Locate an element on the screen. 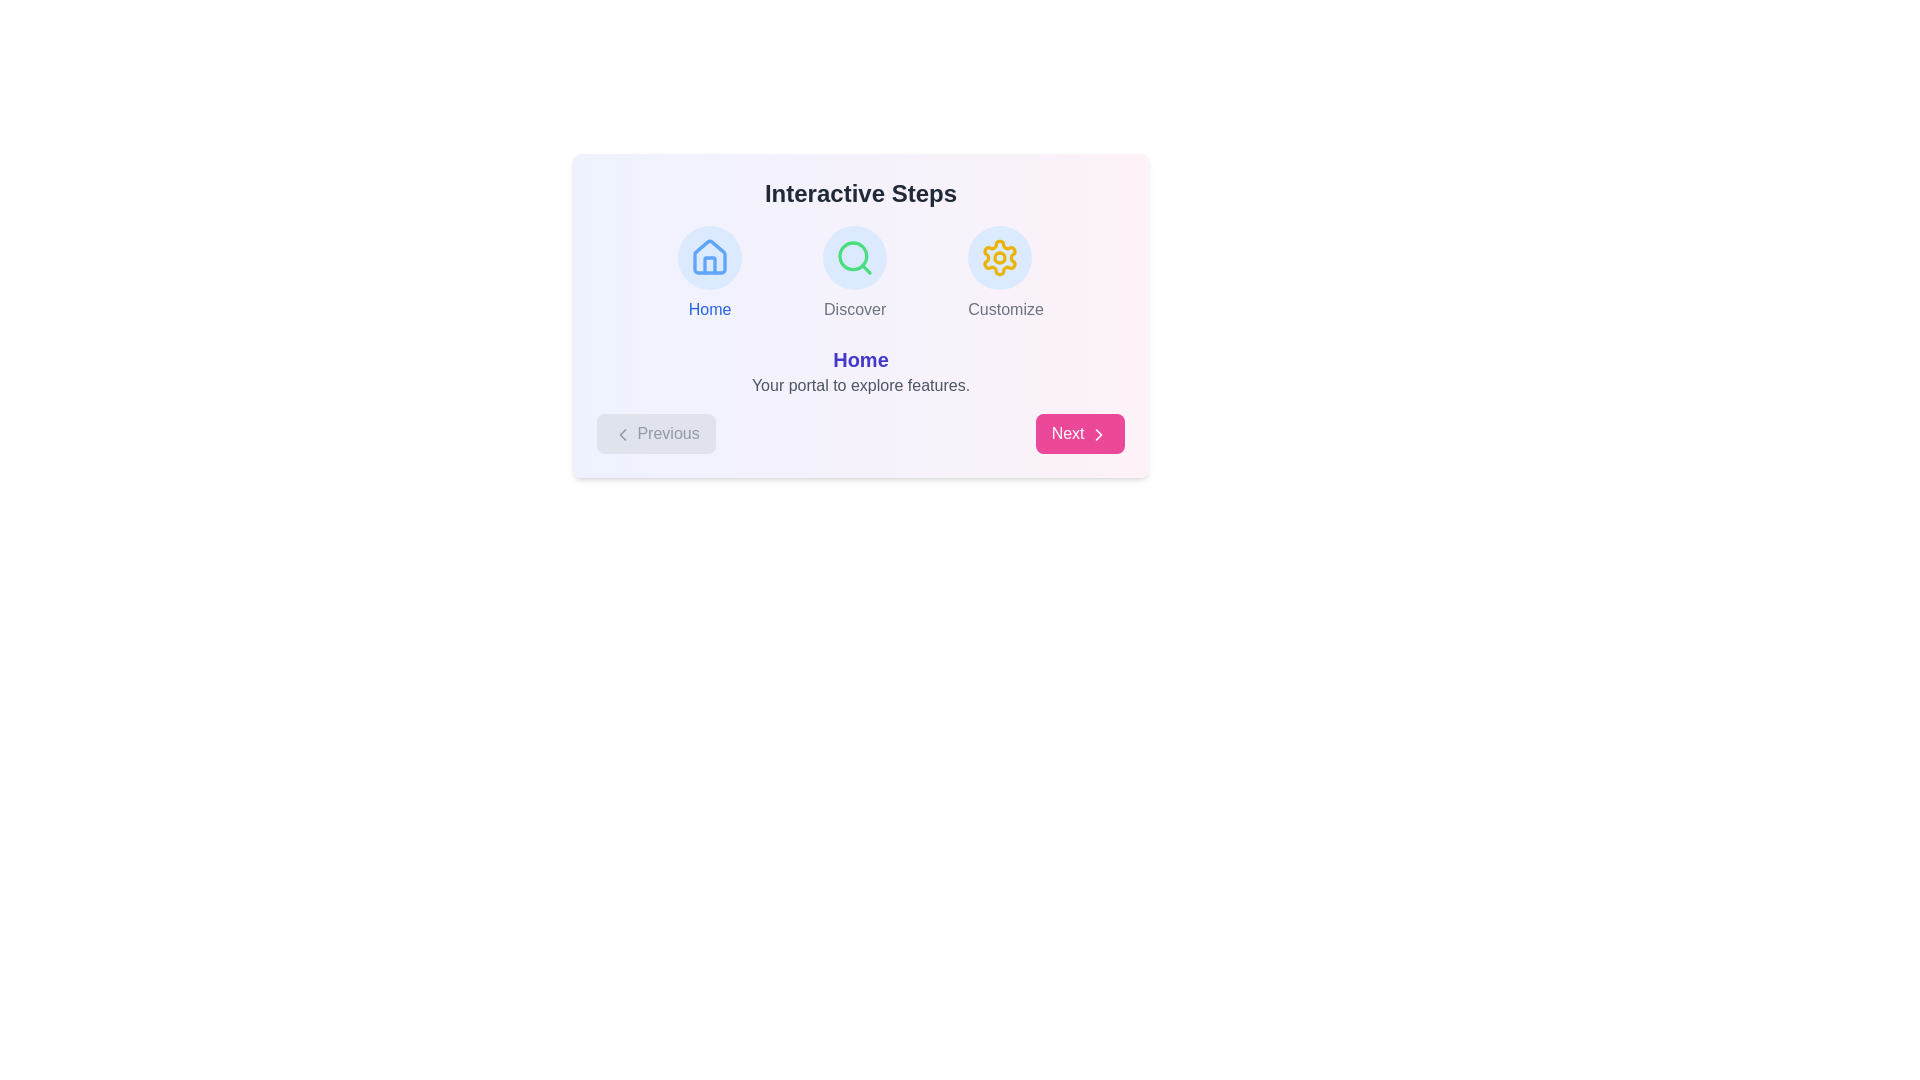  the pink 'Next' button with rounded corners containing white text and a right-pointing arrow icon to proceed to the next step is located at coordinates (1079, 433).